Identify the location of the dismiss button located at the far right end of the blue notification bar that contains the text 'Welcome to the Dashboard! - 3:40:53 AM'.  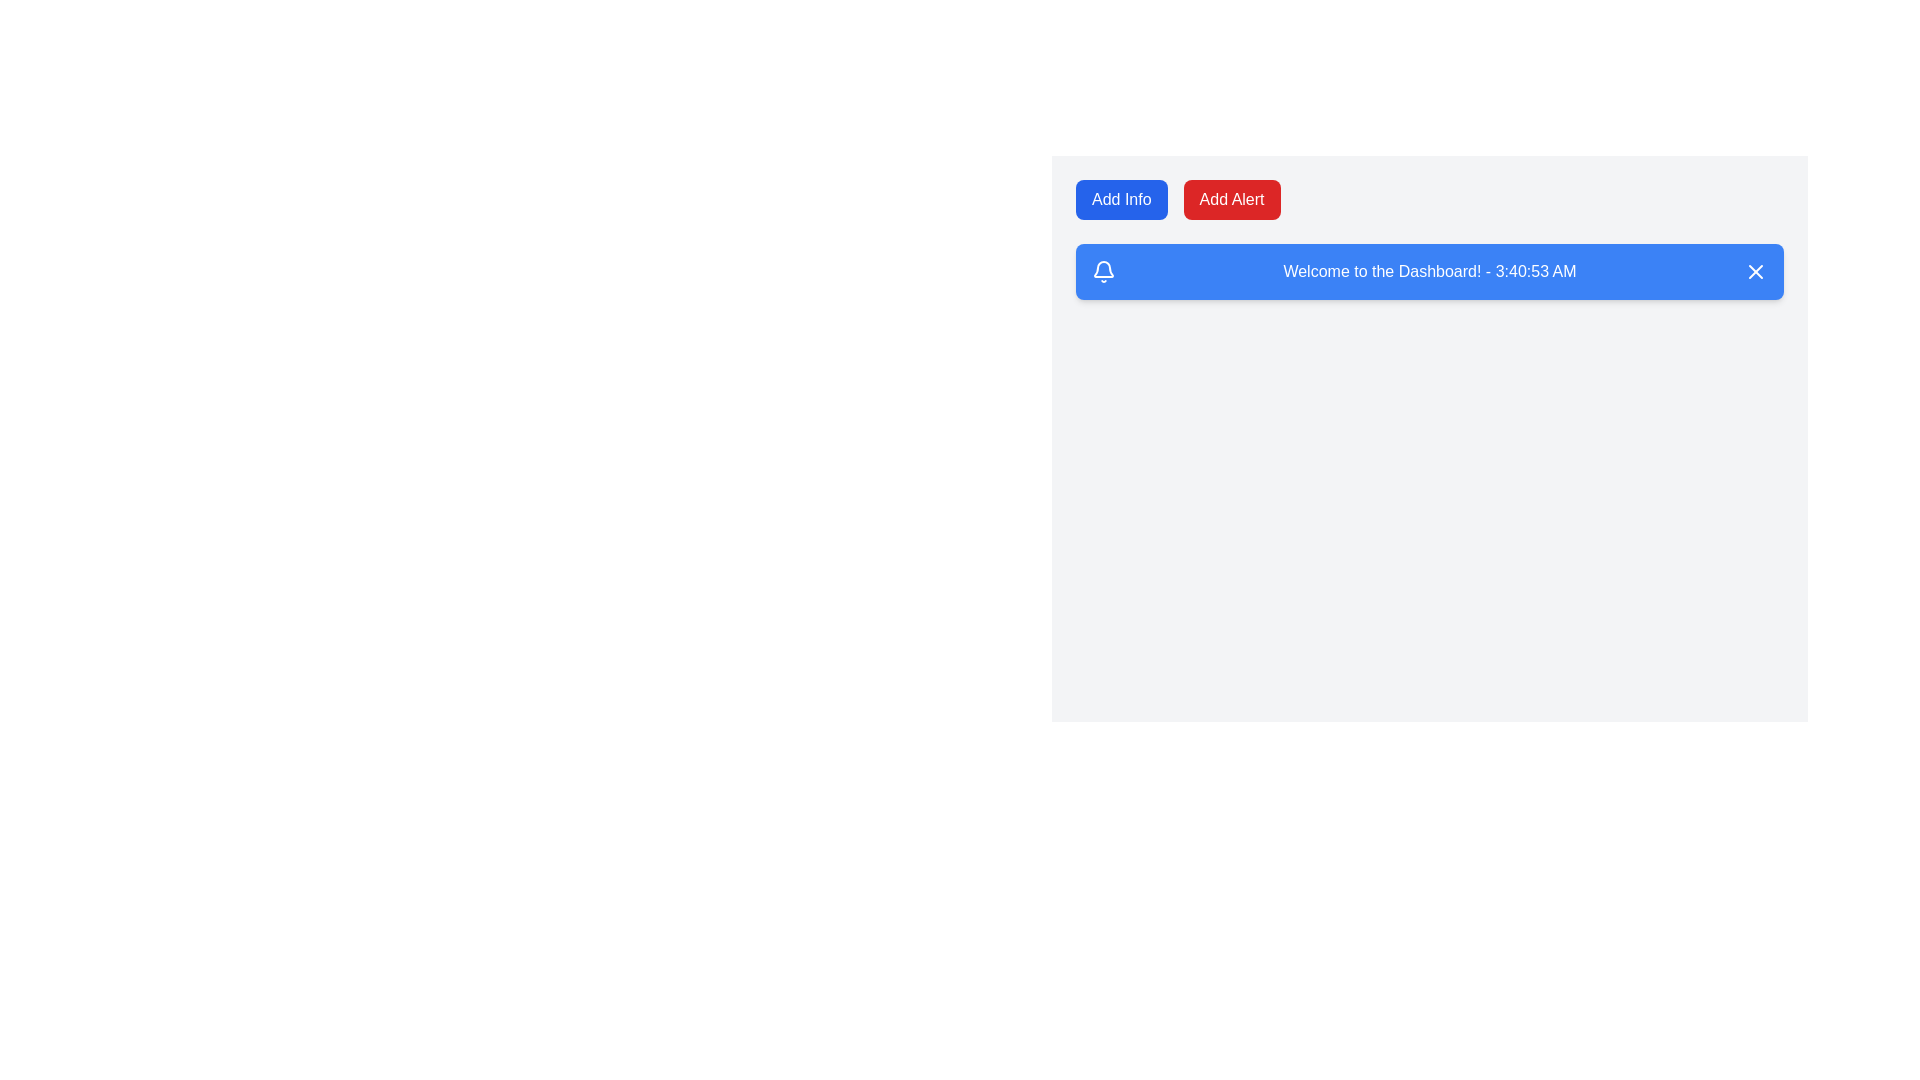
(1755, 272).